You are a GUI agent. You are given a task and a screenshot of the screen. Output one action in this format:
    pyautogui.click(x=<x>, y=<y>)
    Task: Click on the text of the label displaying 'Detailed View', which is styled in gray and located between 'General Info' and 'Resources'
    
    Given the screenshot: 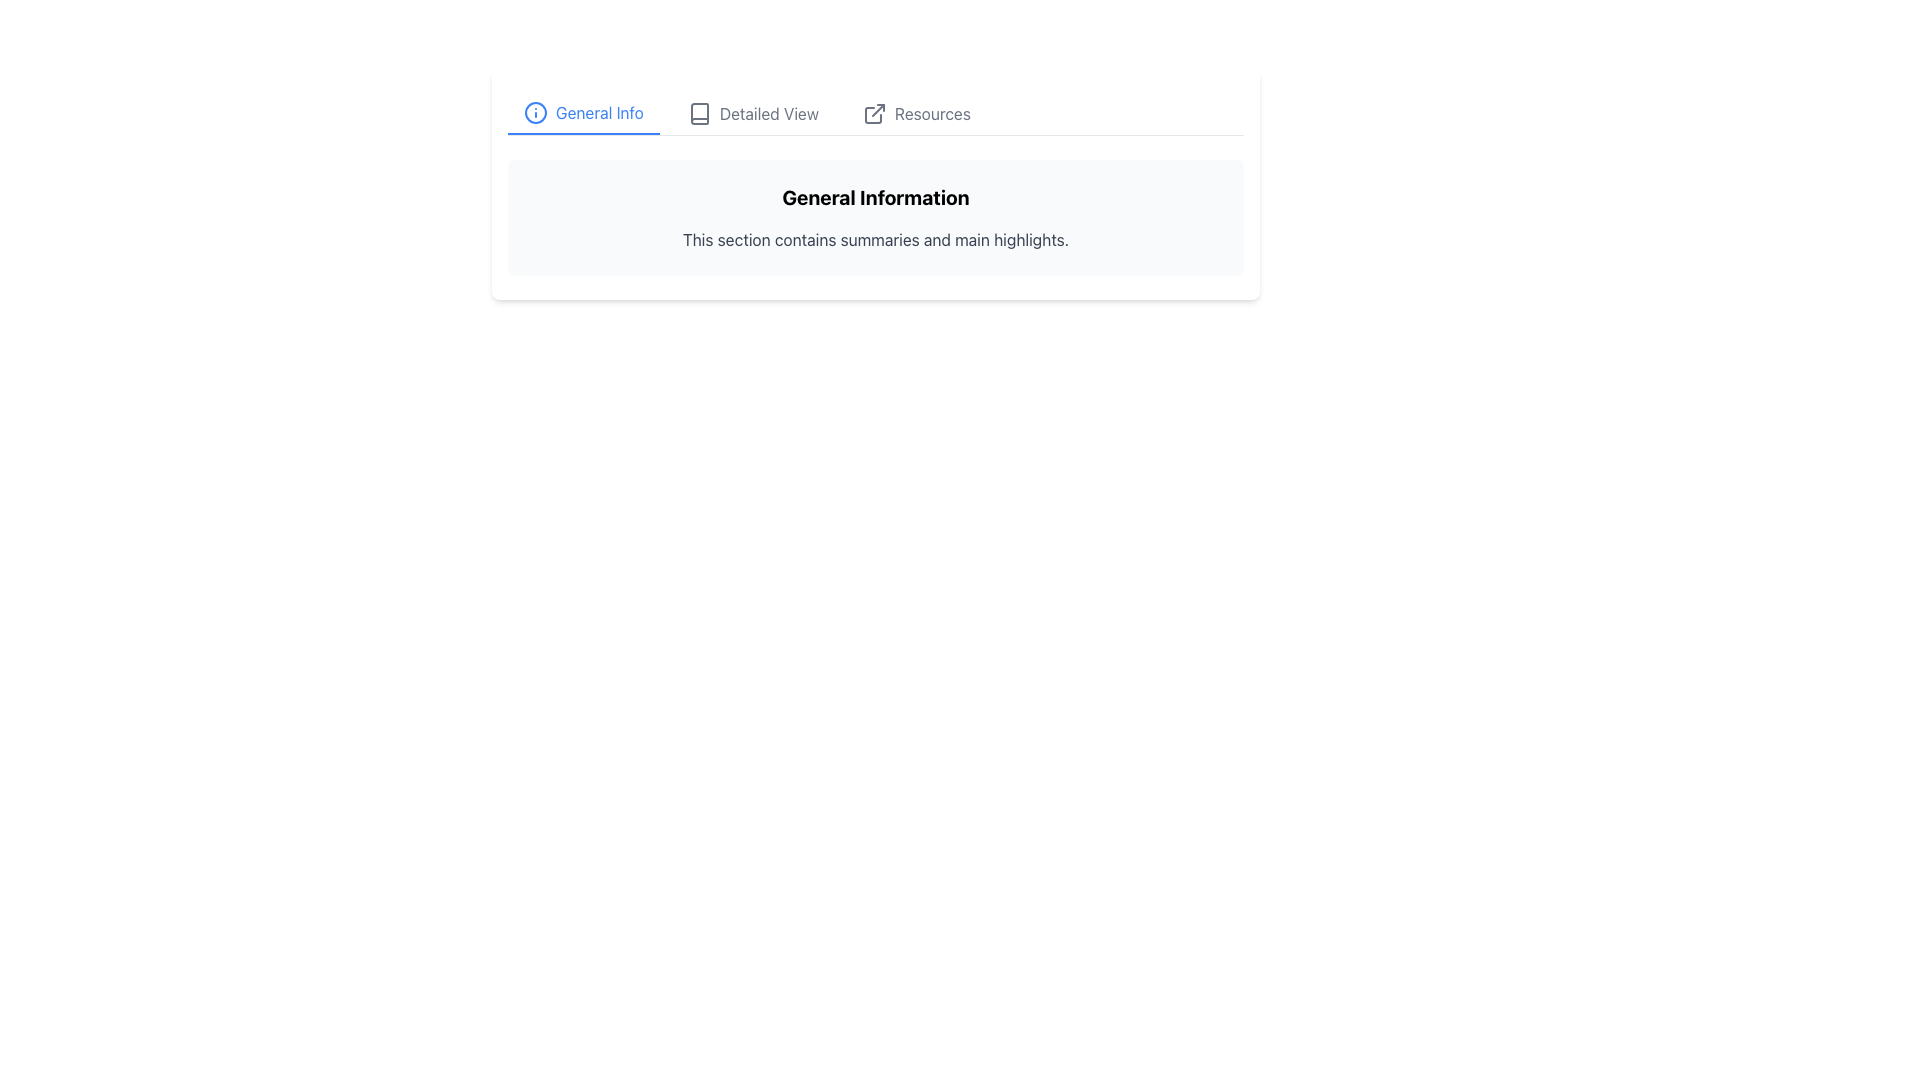 What is the action you would take?
    pyautogui.click(x=768, y=114)
    